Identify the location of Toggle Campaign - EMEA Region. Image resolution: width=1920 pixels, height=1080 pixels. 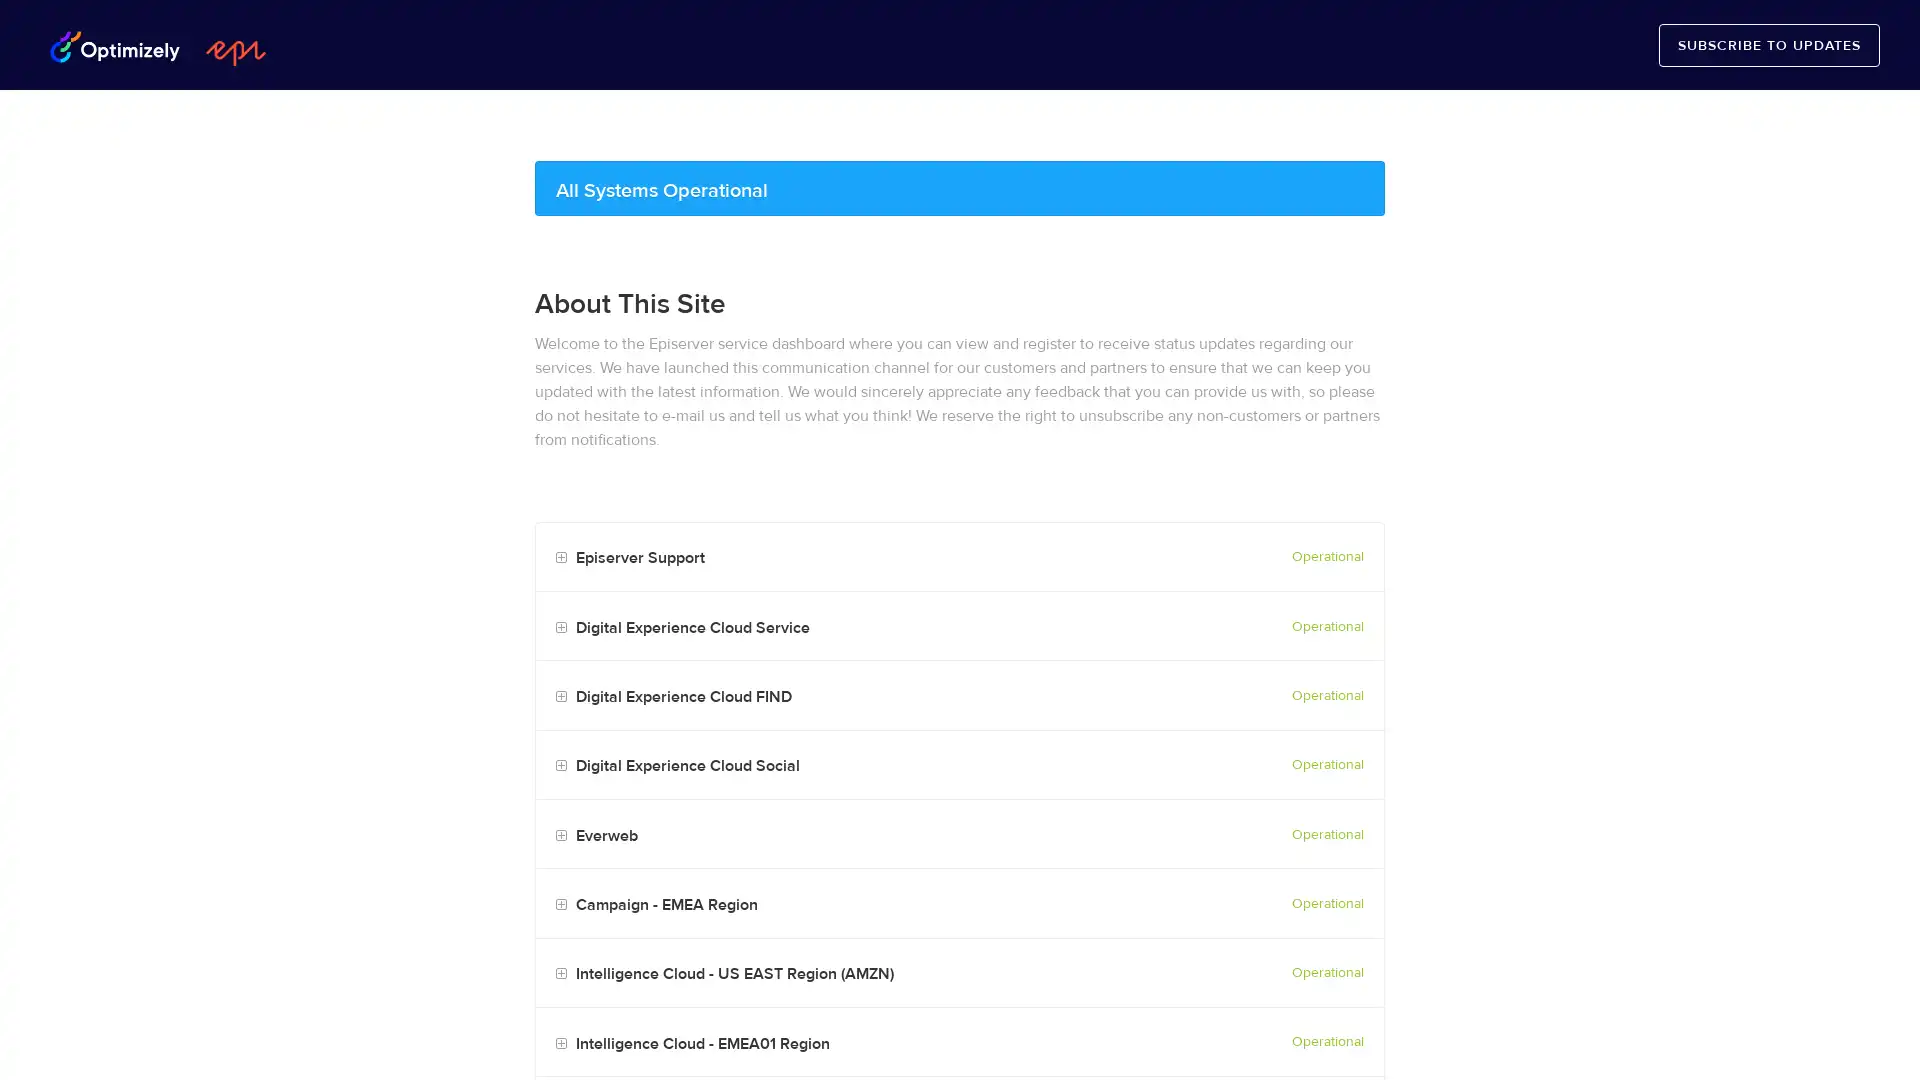
(560, 905).